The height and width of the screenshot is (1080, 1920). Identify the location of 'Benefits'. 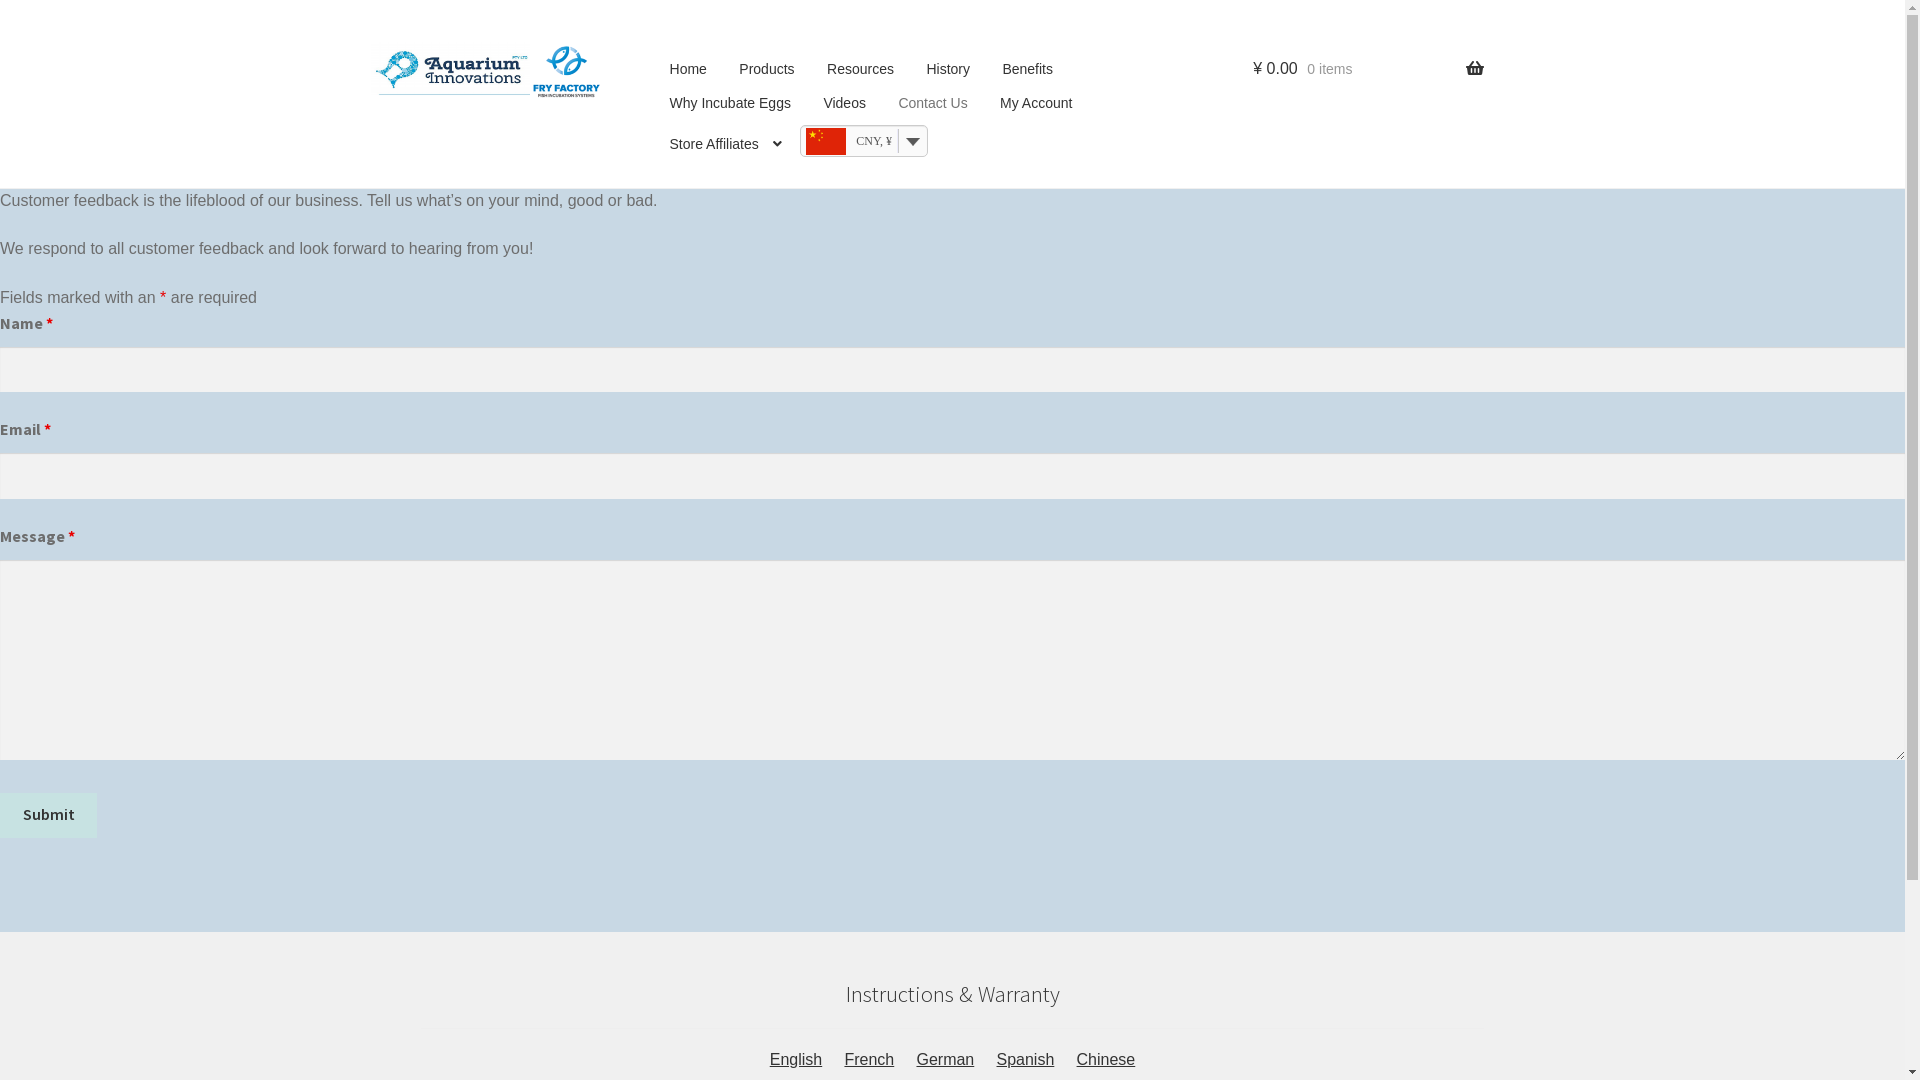
(1027, 73).